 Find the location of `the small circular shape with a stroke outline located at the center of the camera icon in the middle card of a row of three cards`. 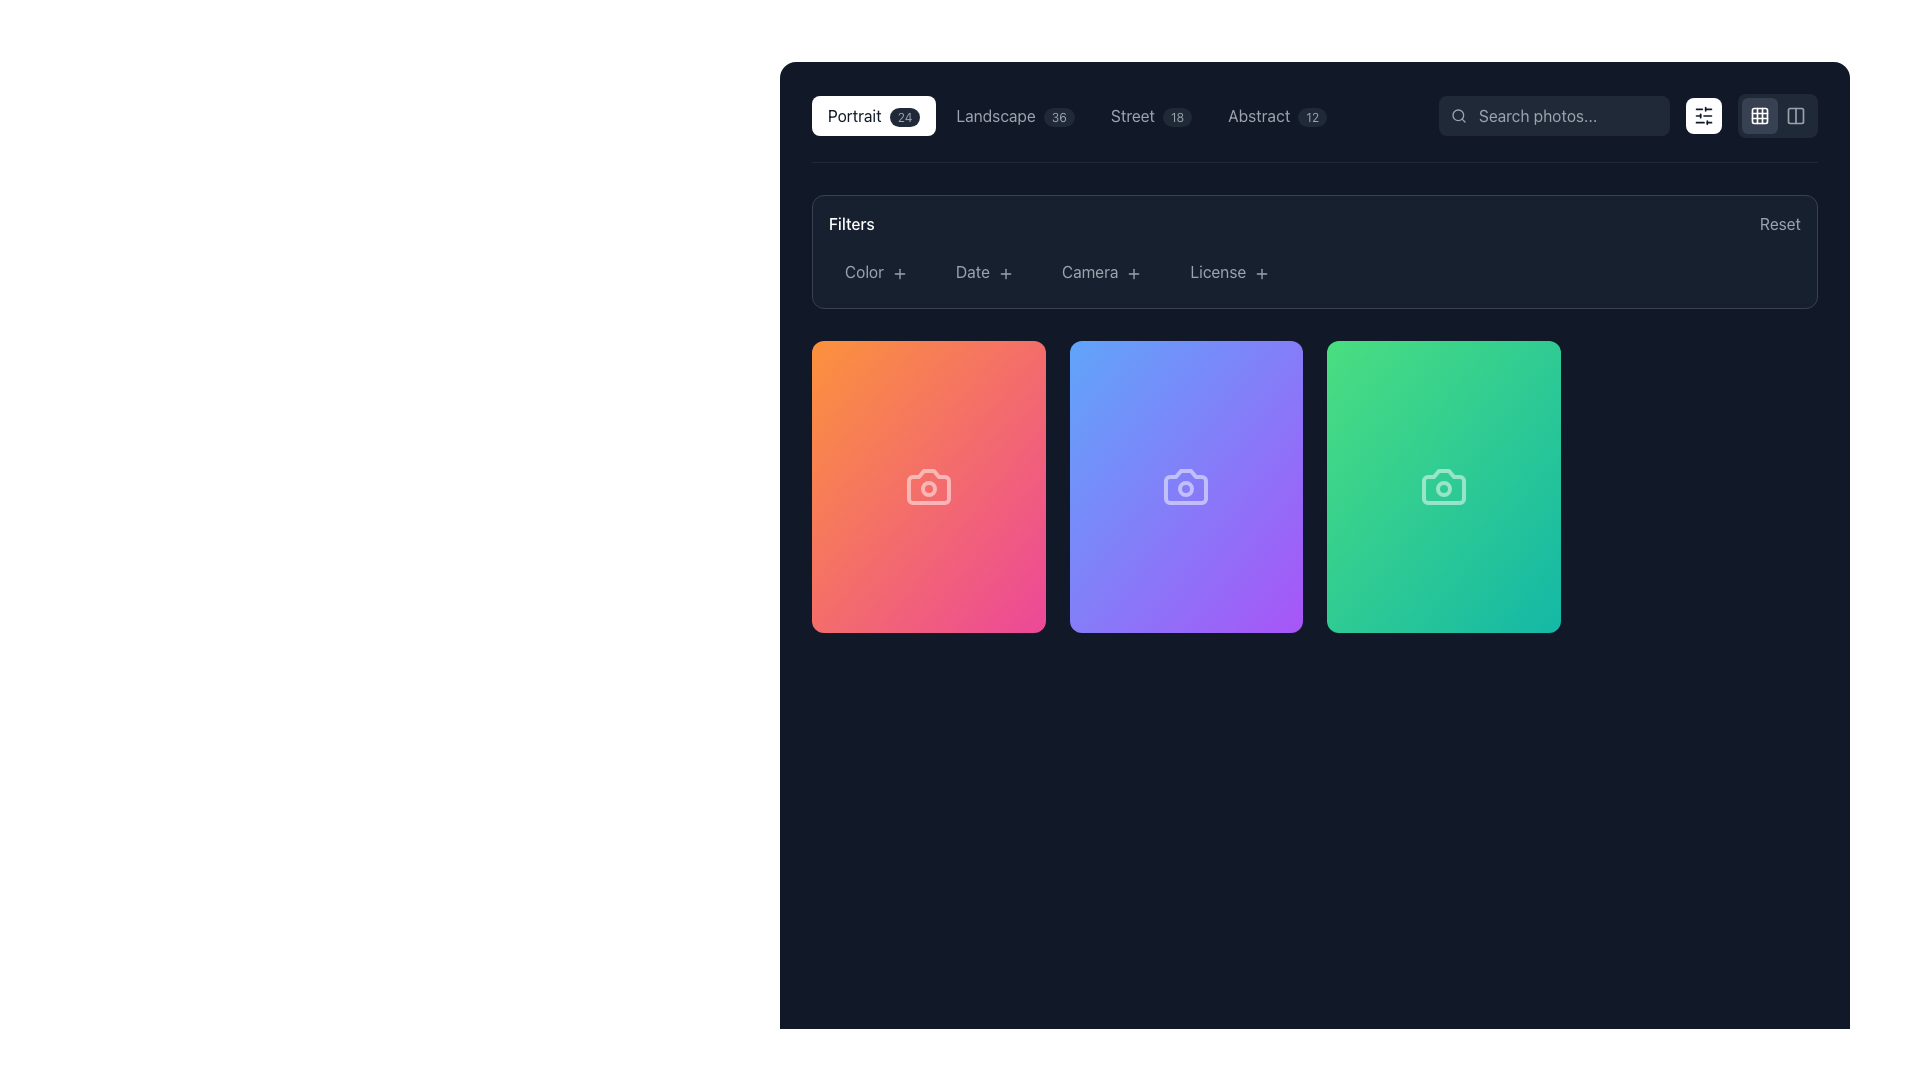

the small circular shape with a stroke outline located at the center of the camera icon in the middle card of a row of three cards is located at coordinates (1186, 488).